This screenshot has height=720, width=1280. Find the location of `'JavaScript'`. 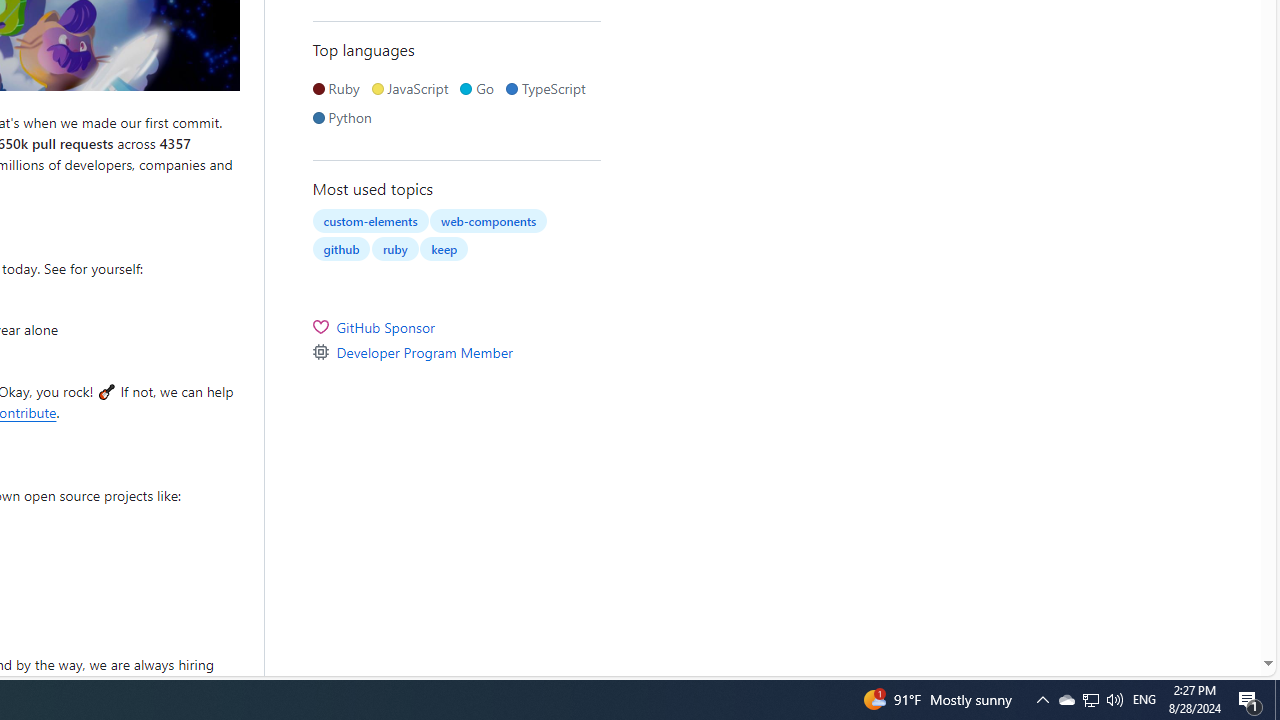

'JavaScript' is located at coordinates (413, 87).